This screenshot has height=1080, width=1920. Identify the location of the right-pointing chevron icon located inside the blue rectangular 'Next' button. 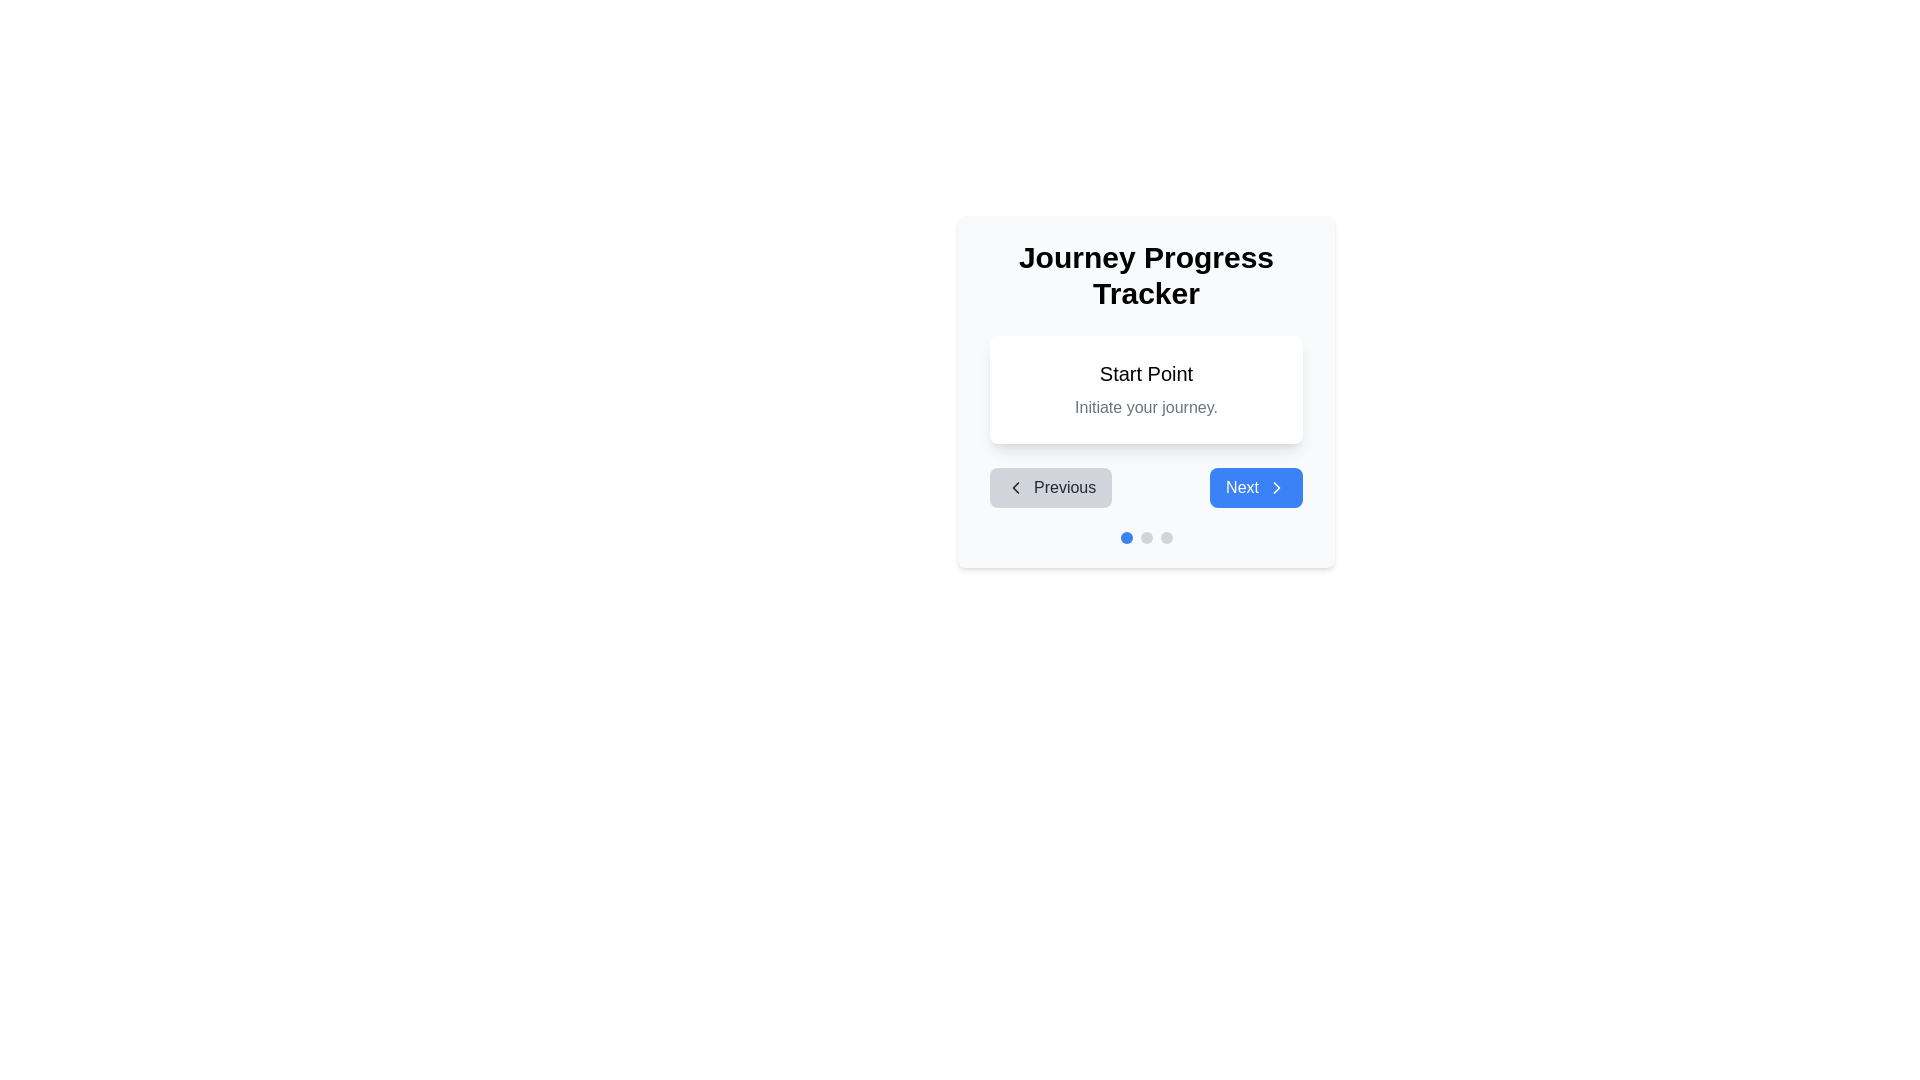
(1275, 488).